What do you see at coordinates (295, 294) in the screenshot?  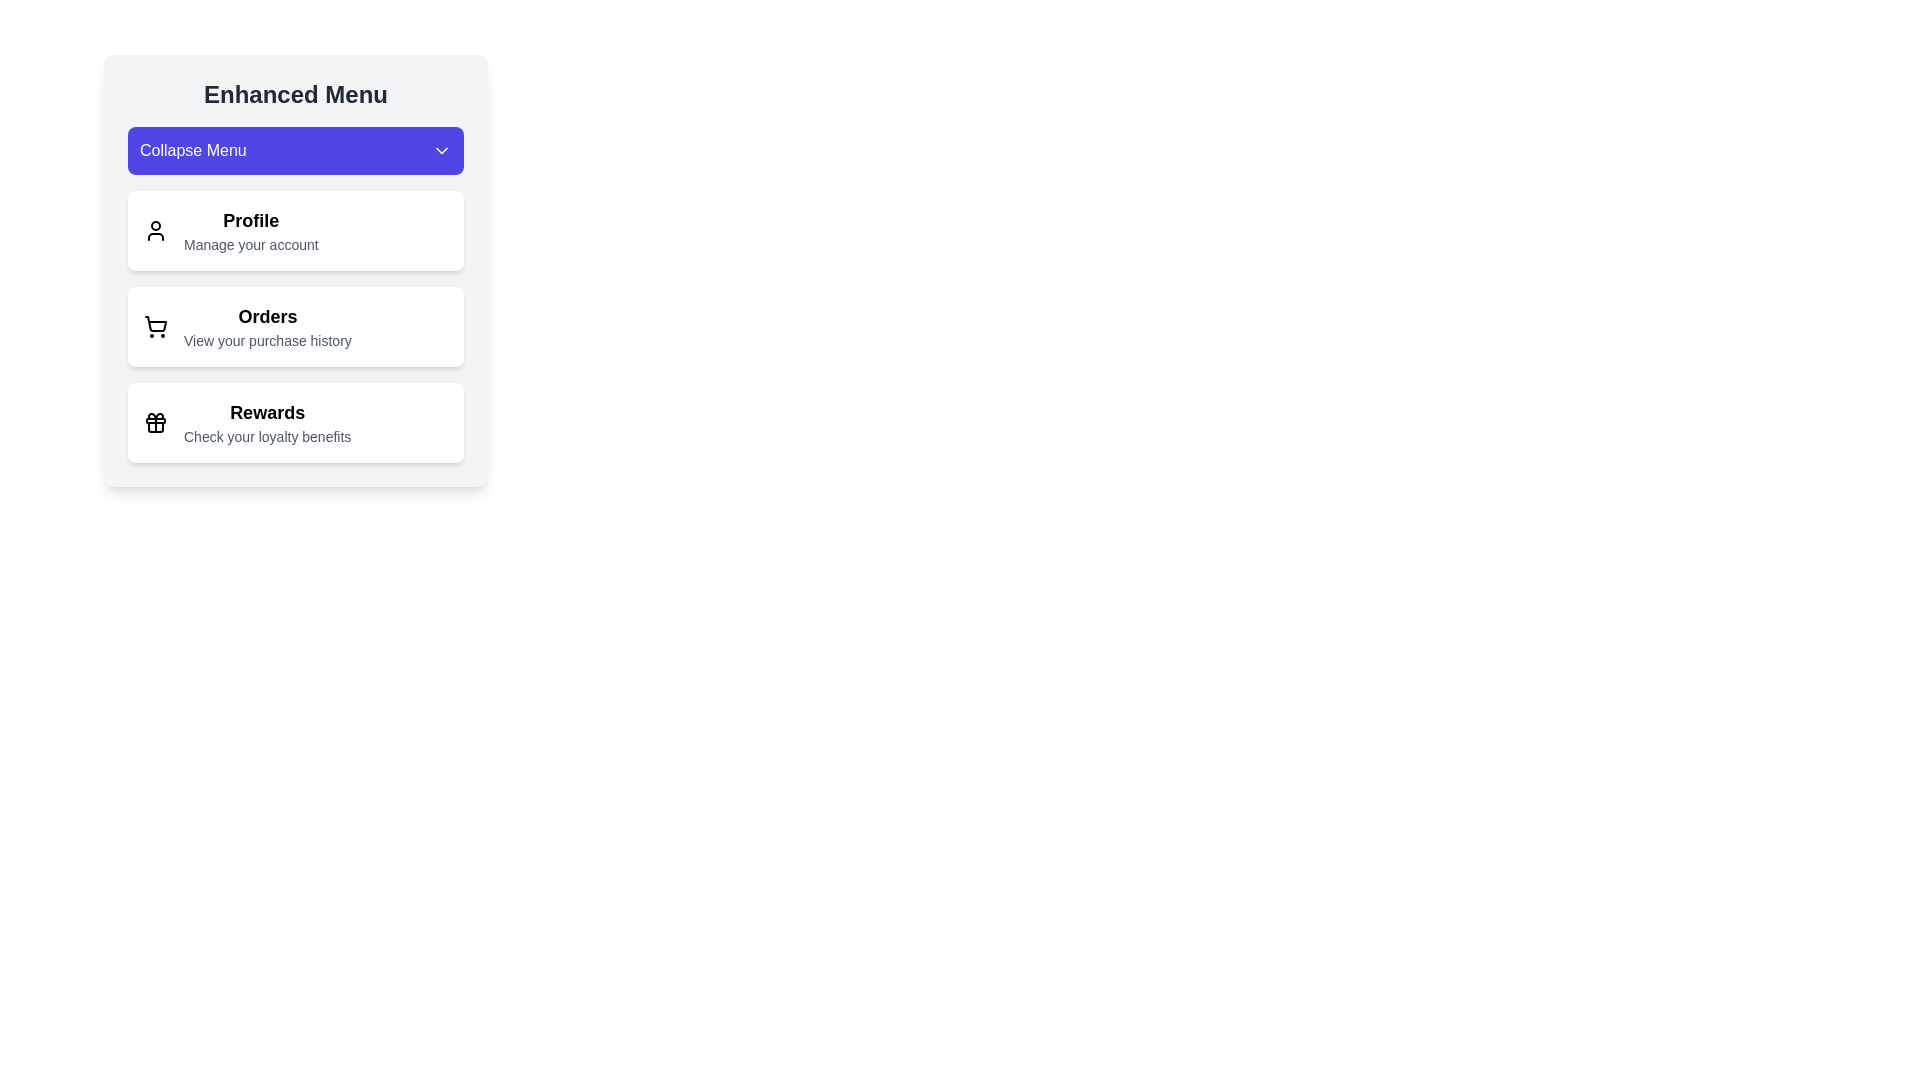 I see `the second item in the vertical dropdown menu entitled 'Enhanced Menu'` at bounding box center [295, 294].